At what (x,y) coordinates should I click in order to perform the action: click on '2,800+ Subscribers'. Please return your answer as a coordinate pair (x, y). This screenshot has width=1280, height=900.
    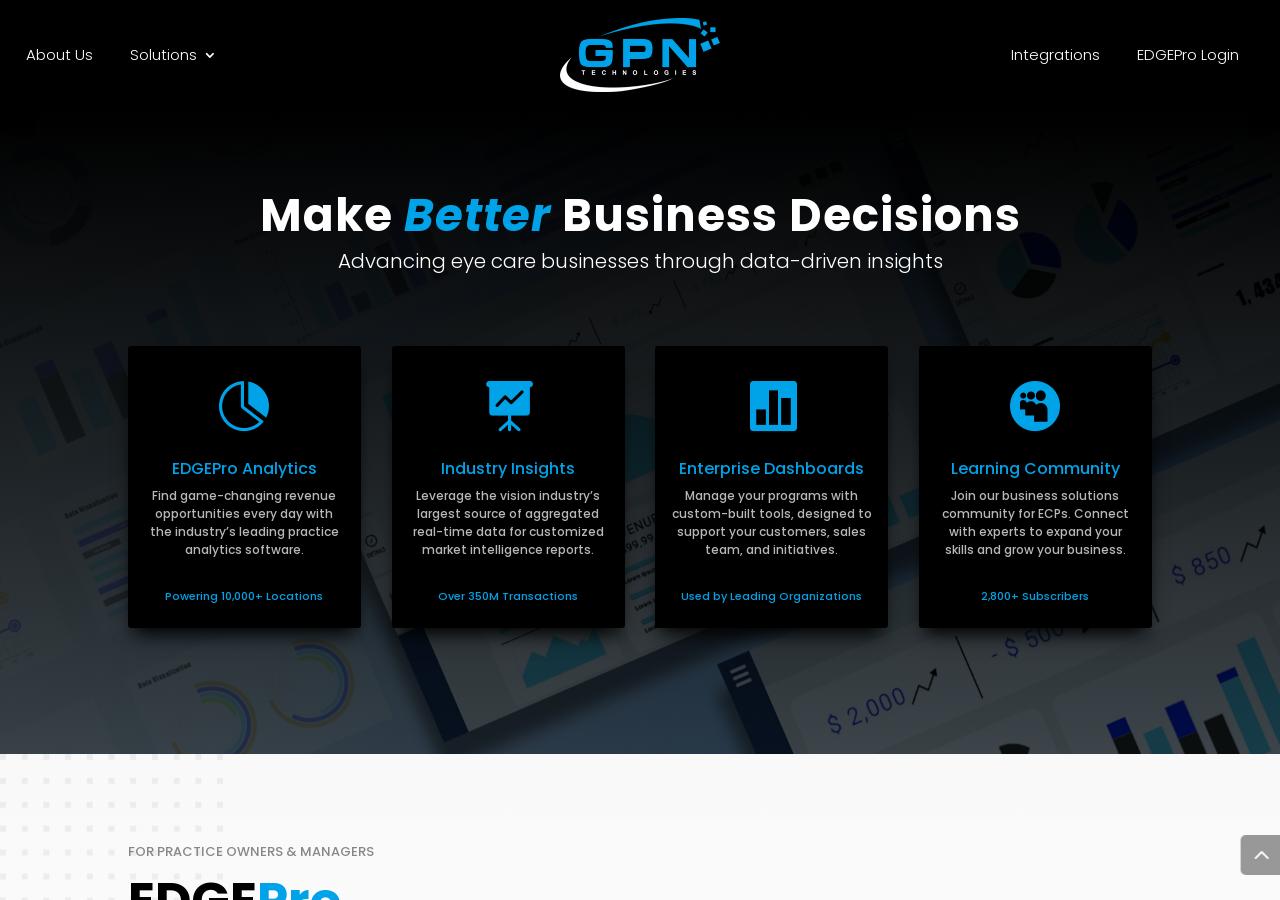
    Looking at the image, I should click on (1035, 594).